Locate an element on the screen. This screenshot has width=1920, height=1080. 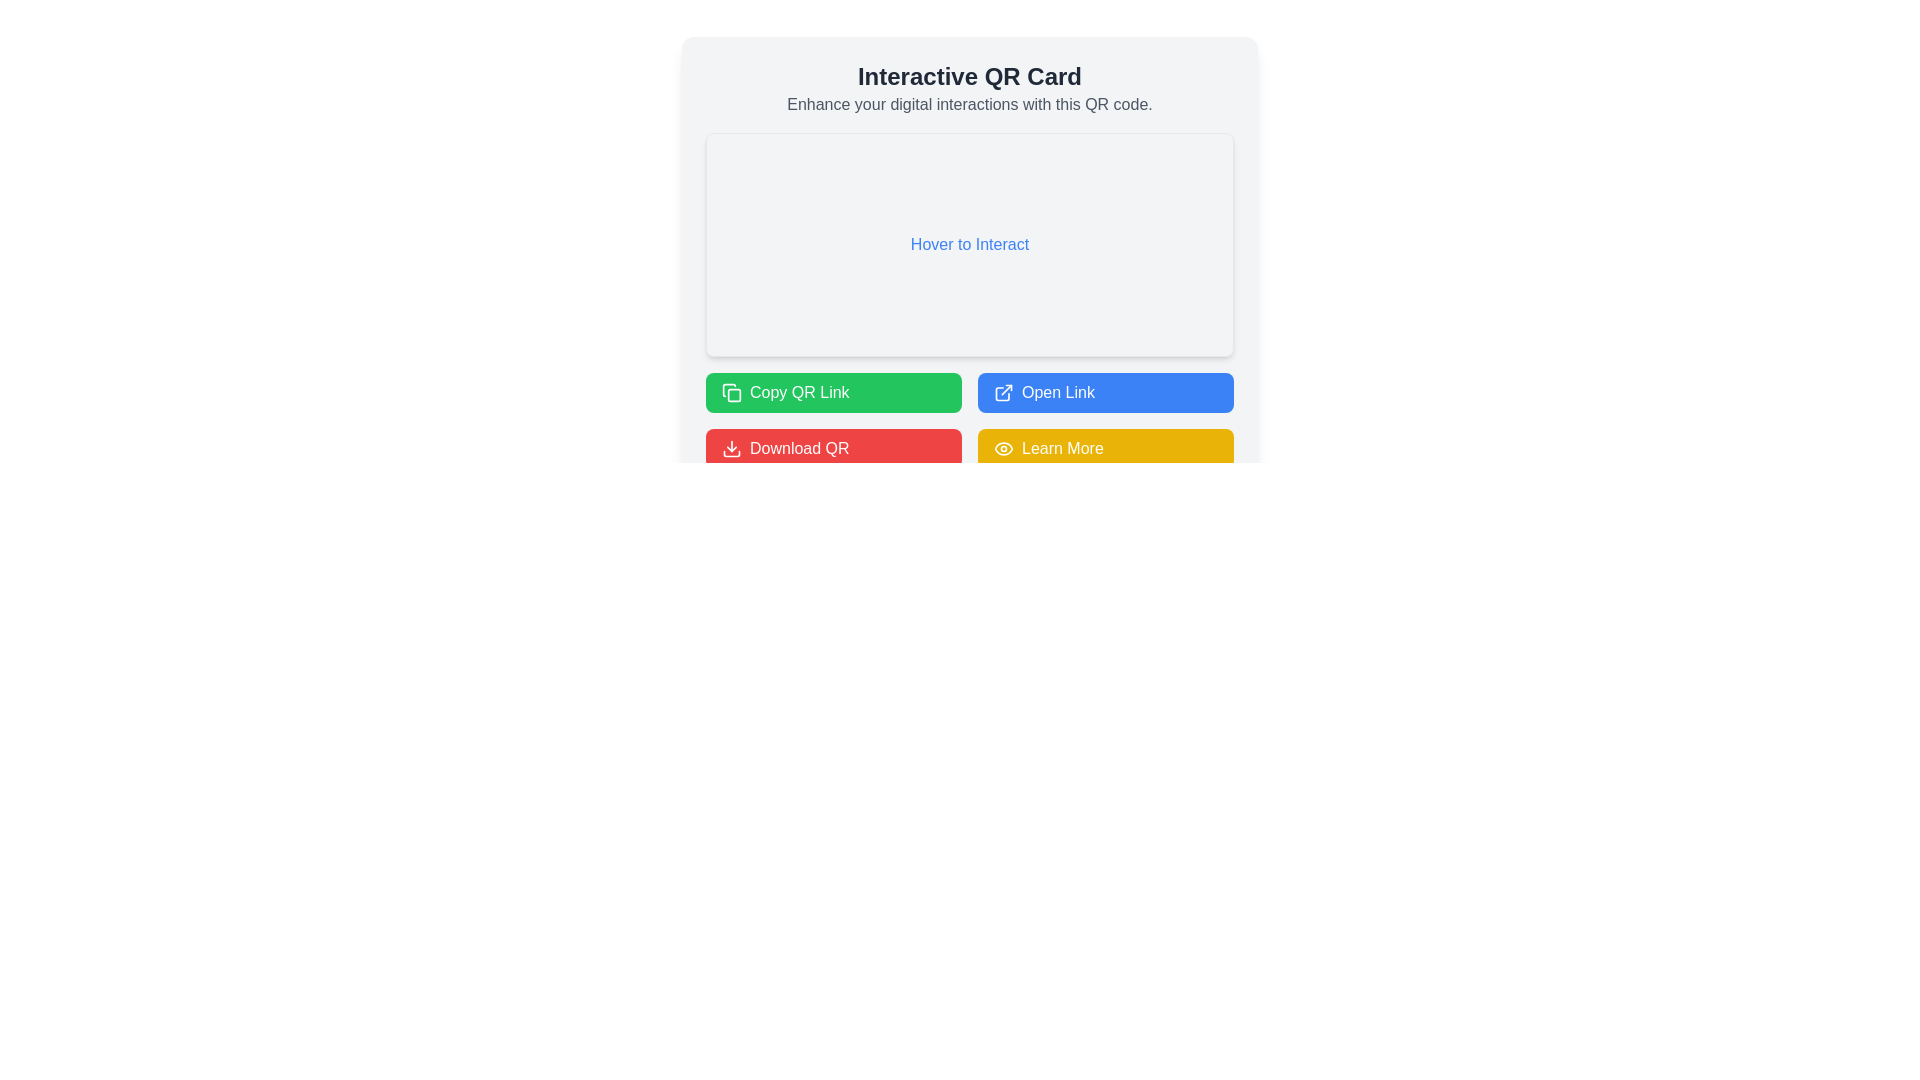
the first button in the grid layout to copy the QR link is located at coordinates (834, 393).